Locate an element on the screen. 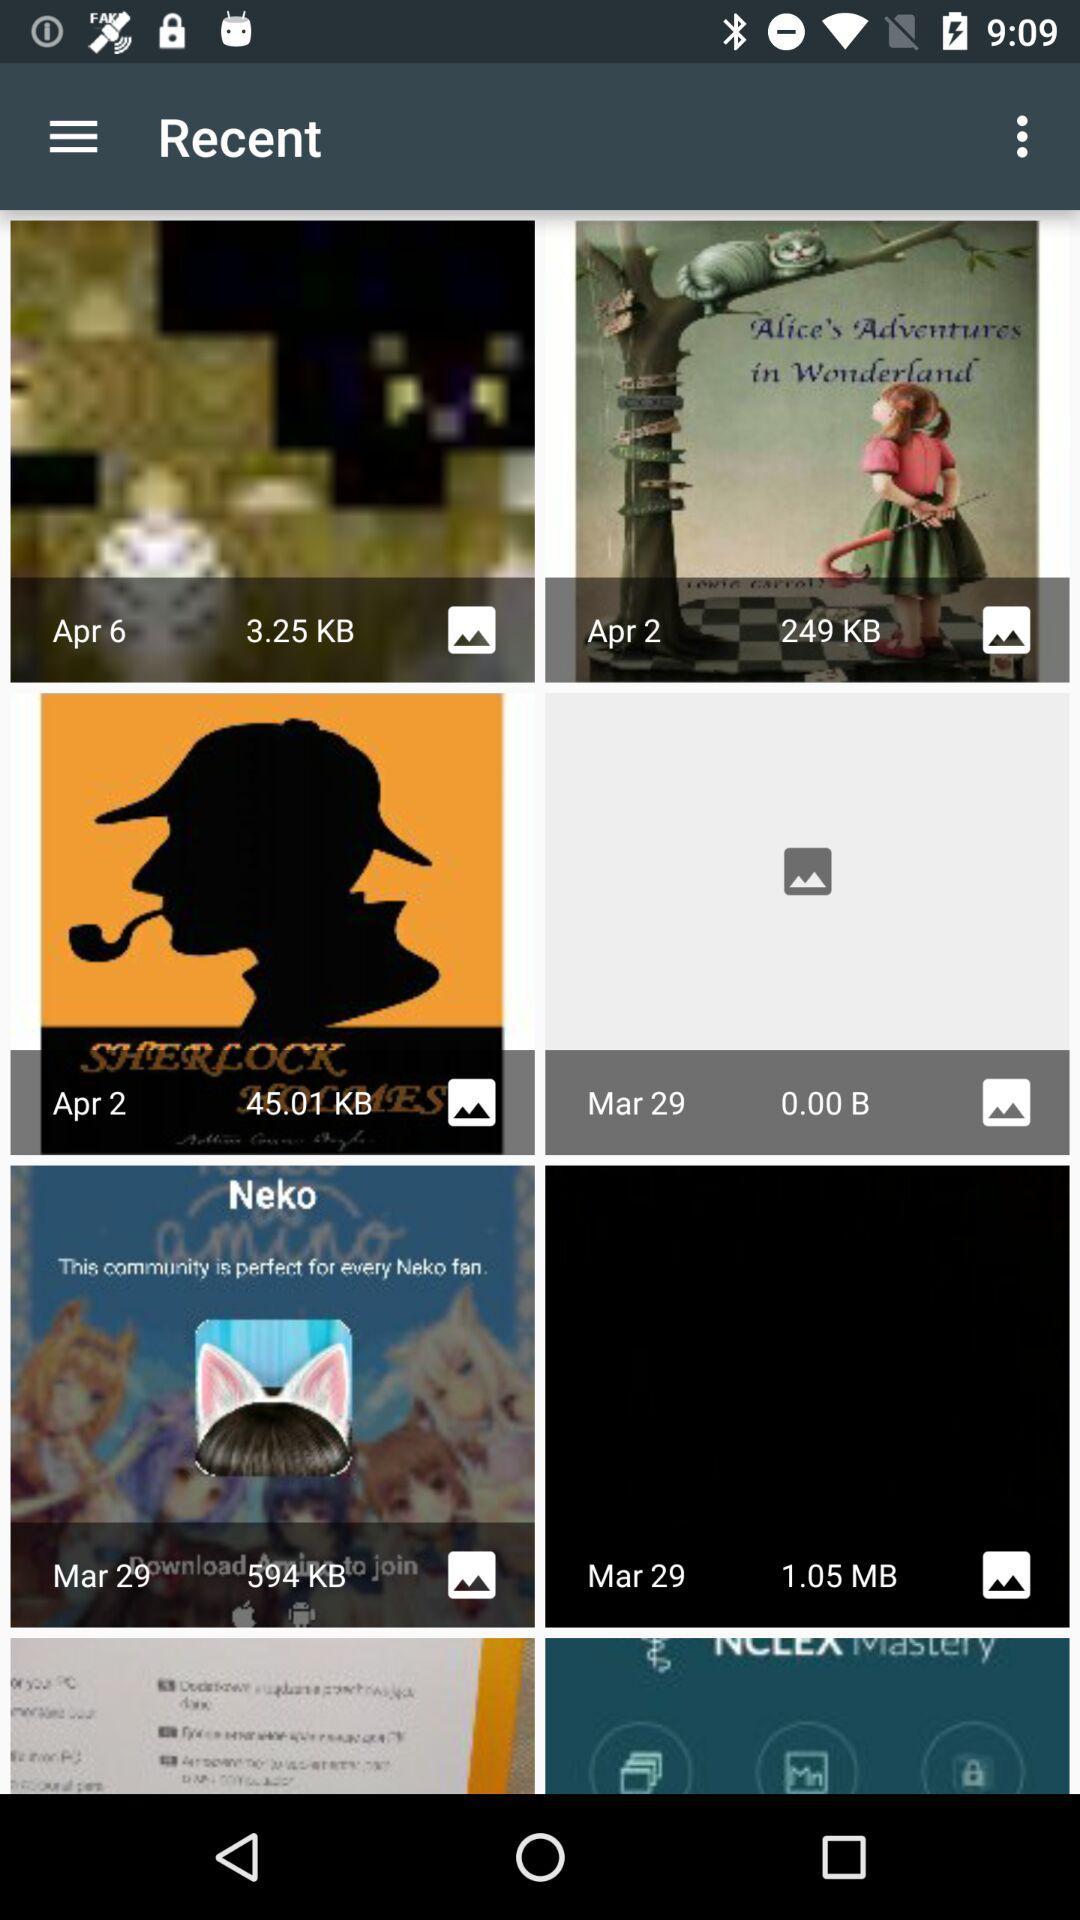  icon next to the recent app is located at coordinates (72, 135).